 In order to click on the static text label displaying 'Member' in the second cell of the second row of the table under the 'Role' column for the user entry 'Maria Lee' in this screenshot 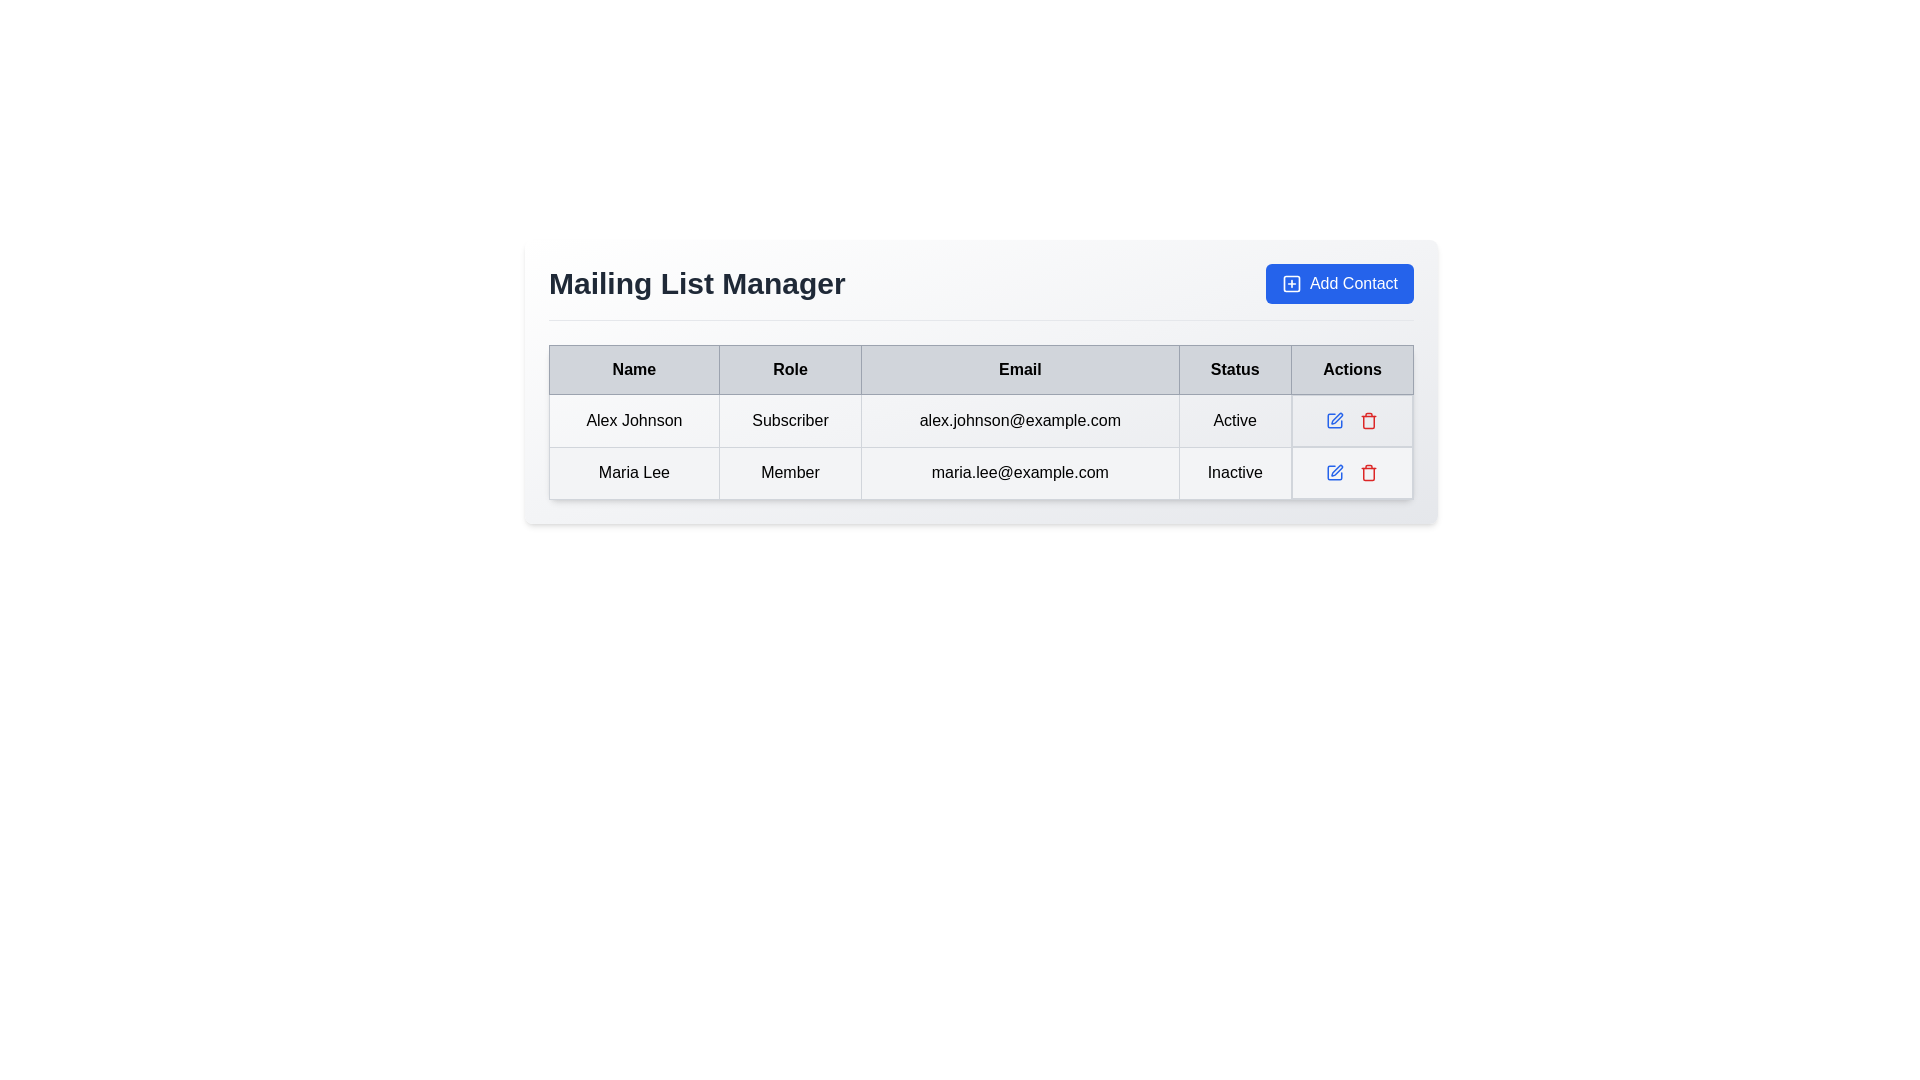, I will do `click(789, 473)`.